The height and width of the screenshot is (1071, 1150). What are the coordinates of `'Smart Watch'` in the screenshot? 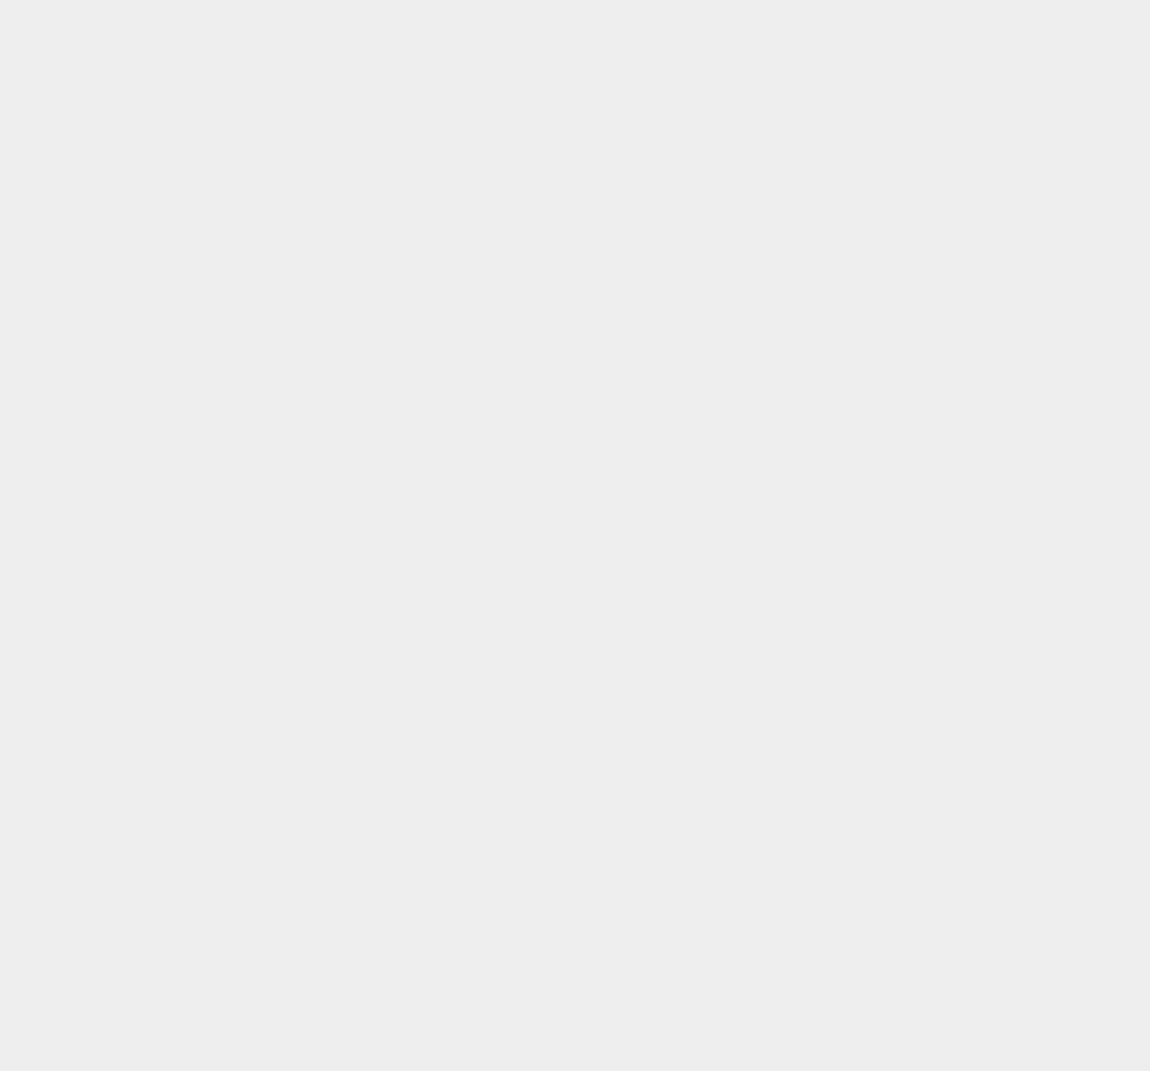 It's located at (852, 156).